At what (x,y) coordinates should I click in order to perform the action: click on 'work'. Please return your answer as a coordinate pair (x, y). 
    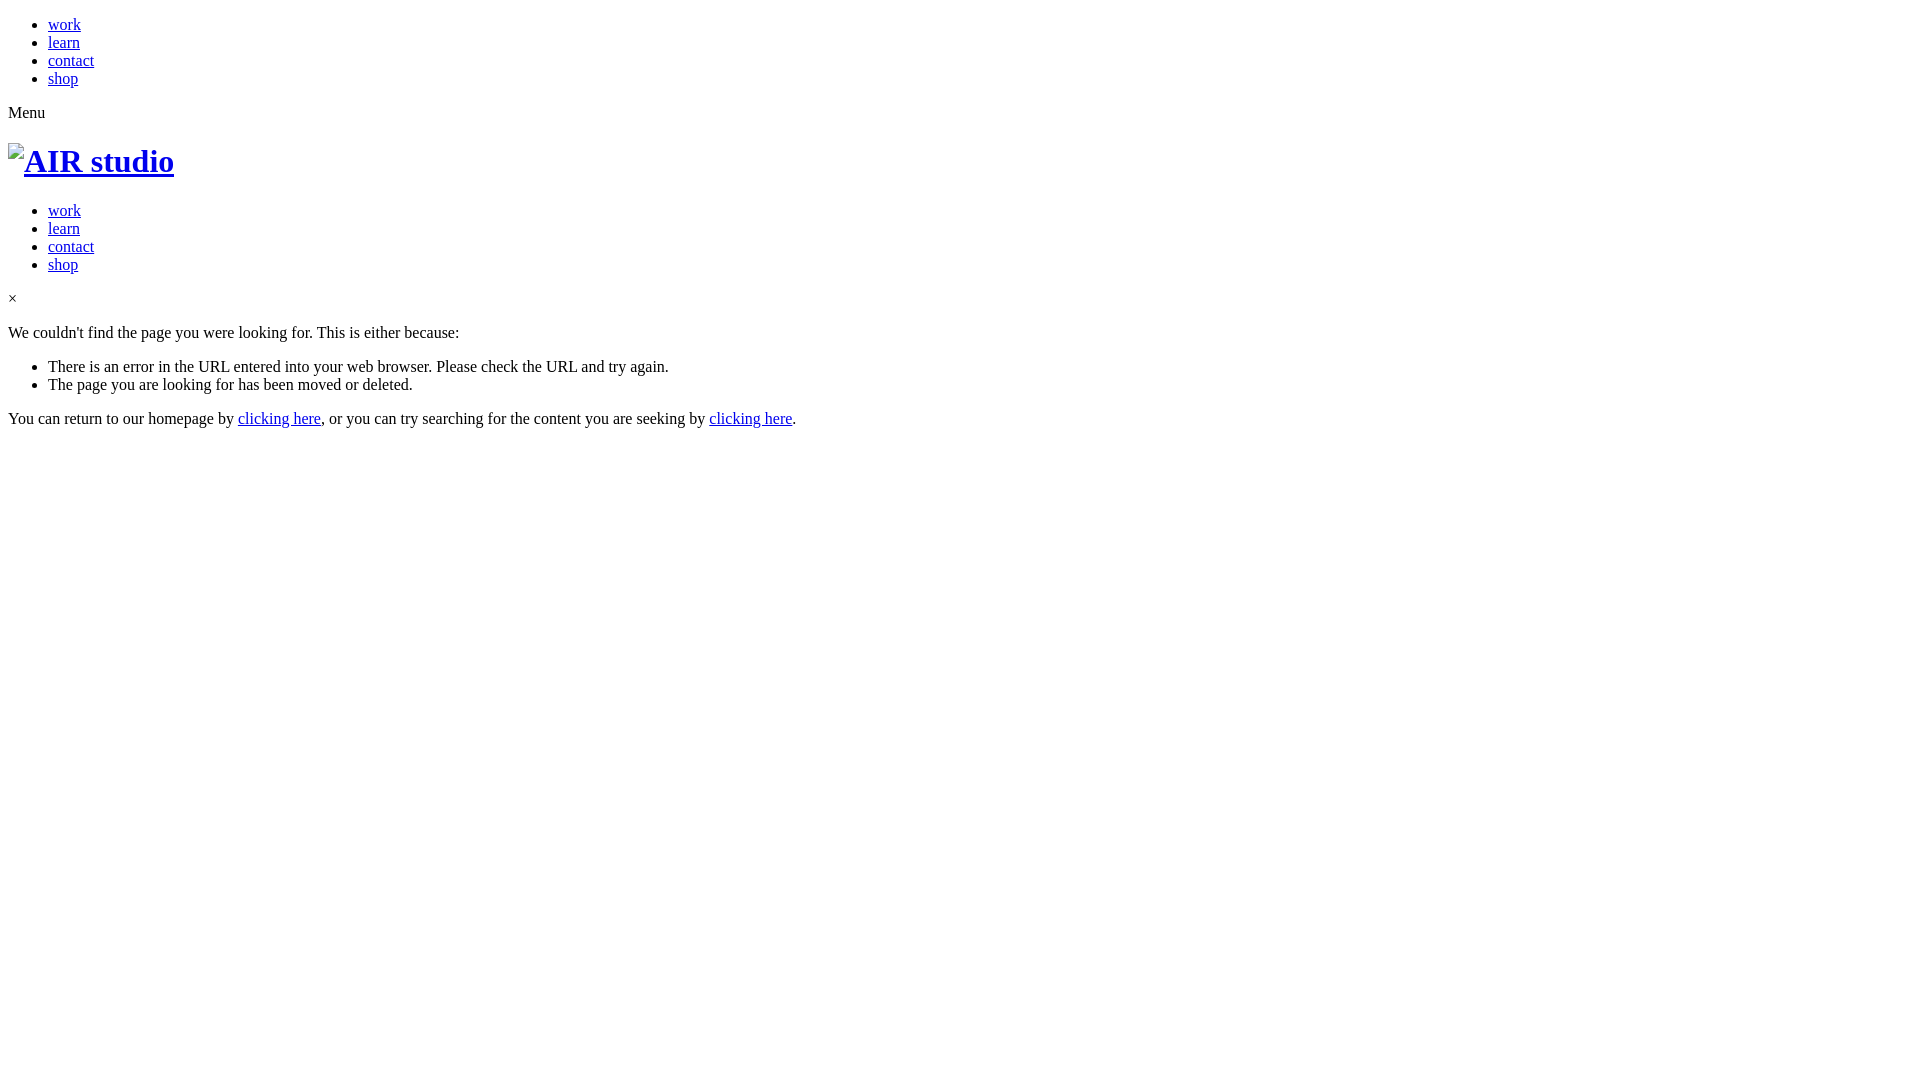
    Looking at the image, I should click on (64, 24).